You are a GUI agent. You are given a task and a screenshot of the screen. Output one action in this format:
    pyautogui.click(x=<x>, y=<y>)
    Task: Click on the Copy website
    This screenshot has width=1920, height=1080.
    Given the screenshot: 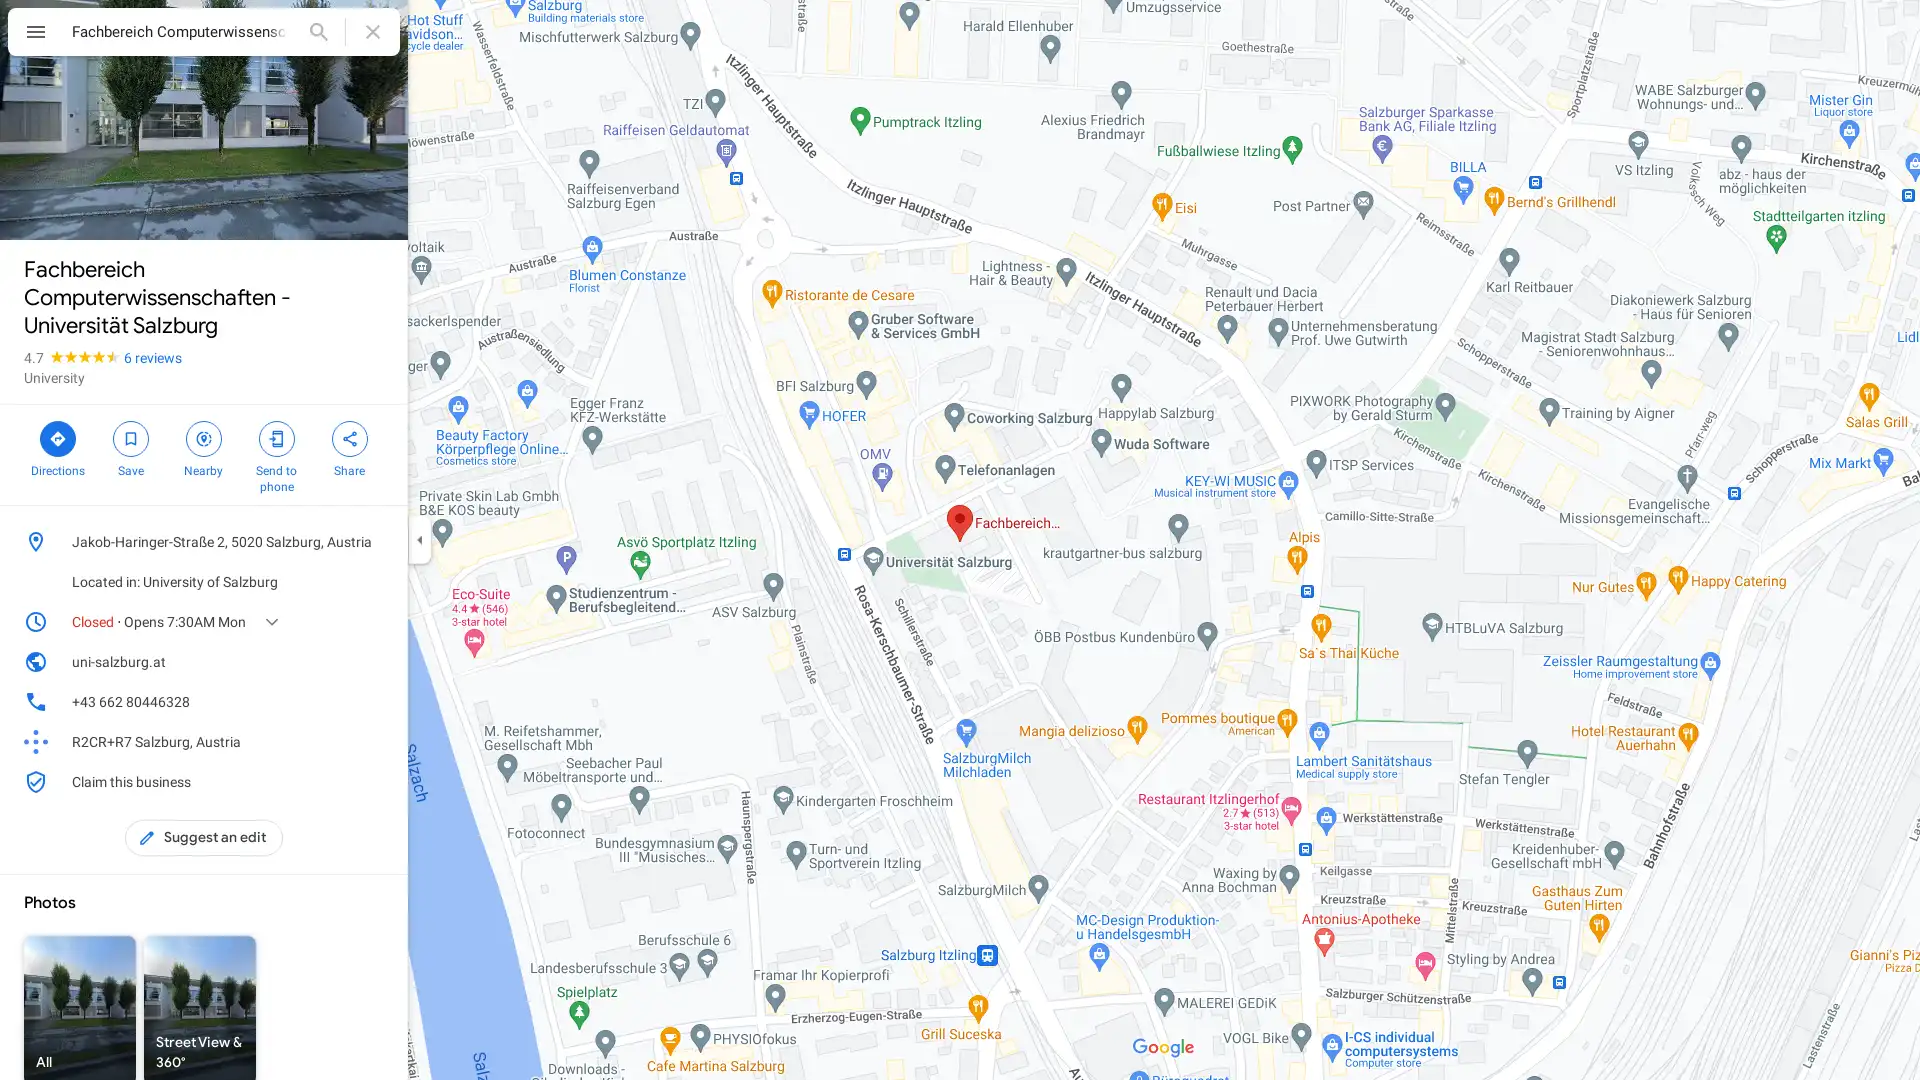 What is the action you would take?
    pyautogui.click(x=374, y=662)
    